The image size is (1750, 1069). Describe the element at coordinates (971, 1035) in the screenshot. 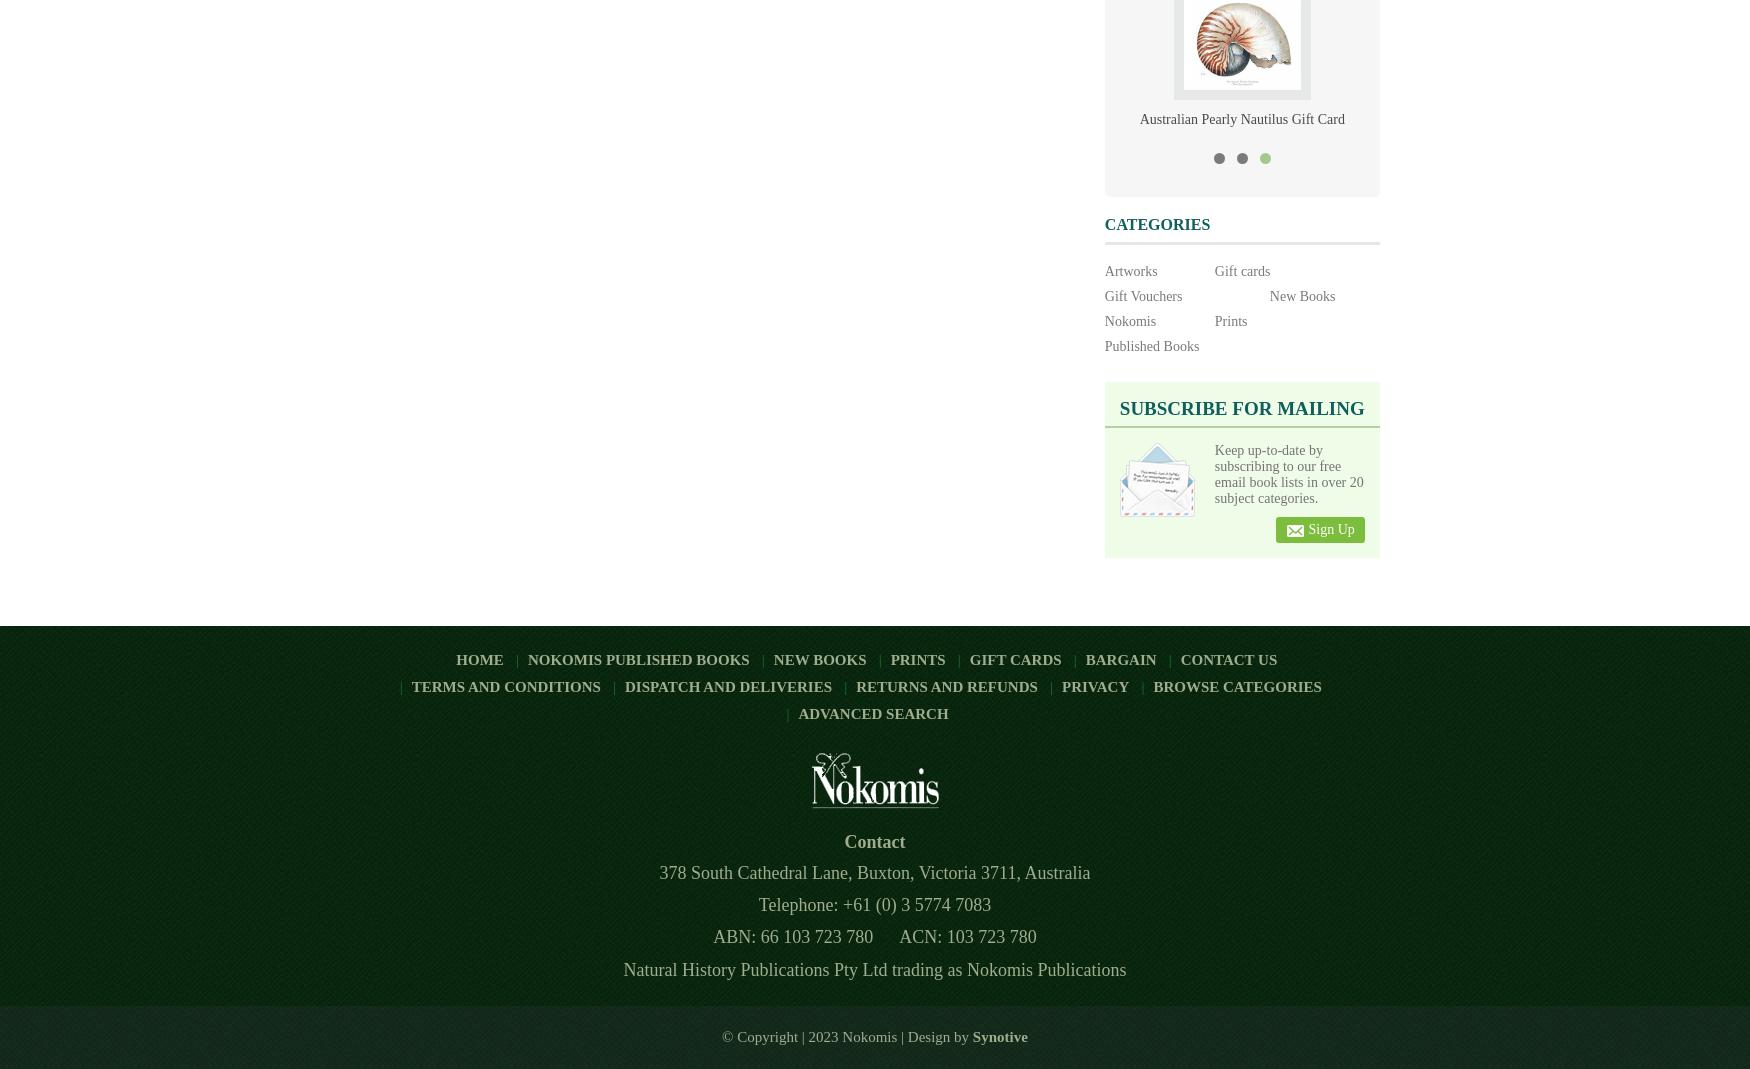

I see `'Synotive'` at that location.